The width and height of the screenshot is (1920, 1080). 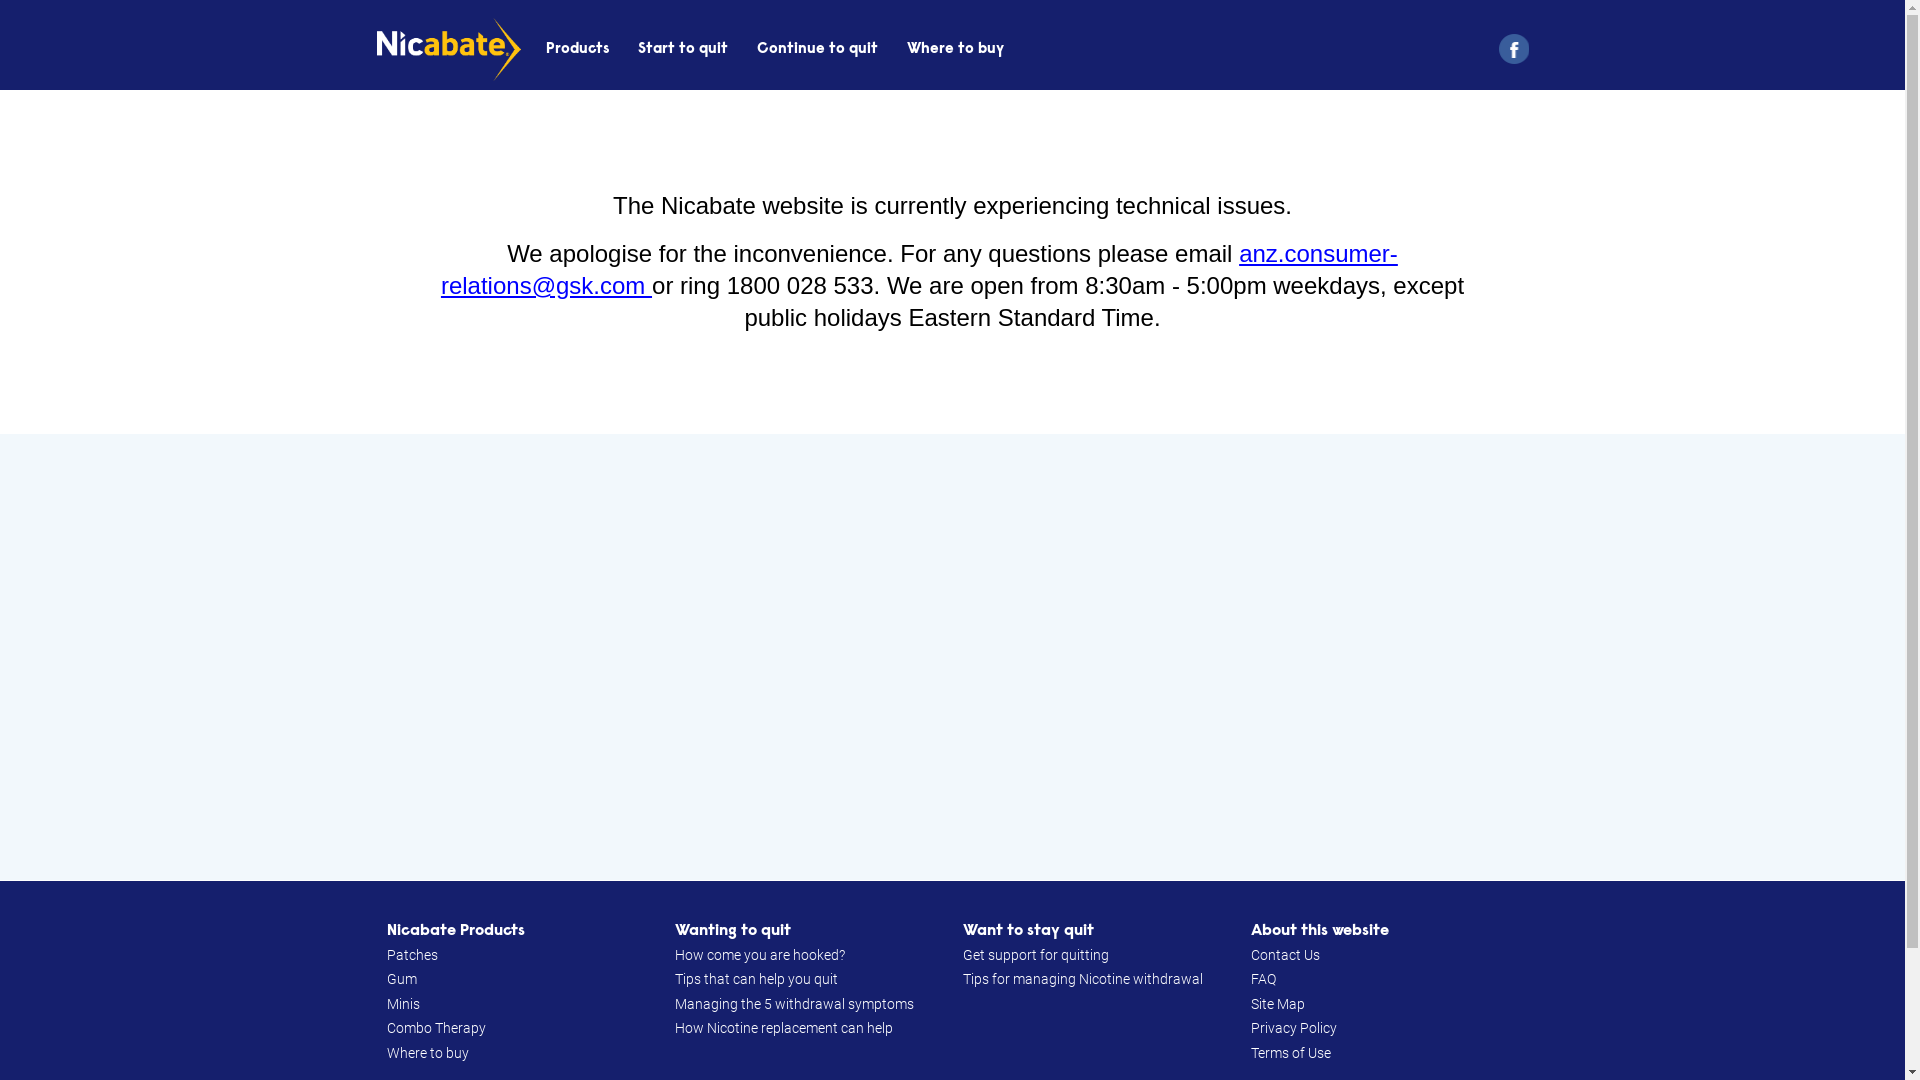 What do you see at coordinates (1261, 978) in the screenshot?
I see `'FAQ'` at bounding box center [1261, 978].